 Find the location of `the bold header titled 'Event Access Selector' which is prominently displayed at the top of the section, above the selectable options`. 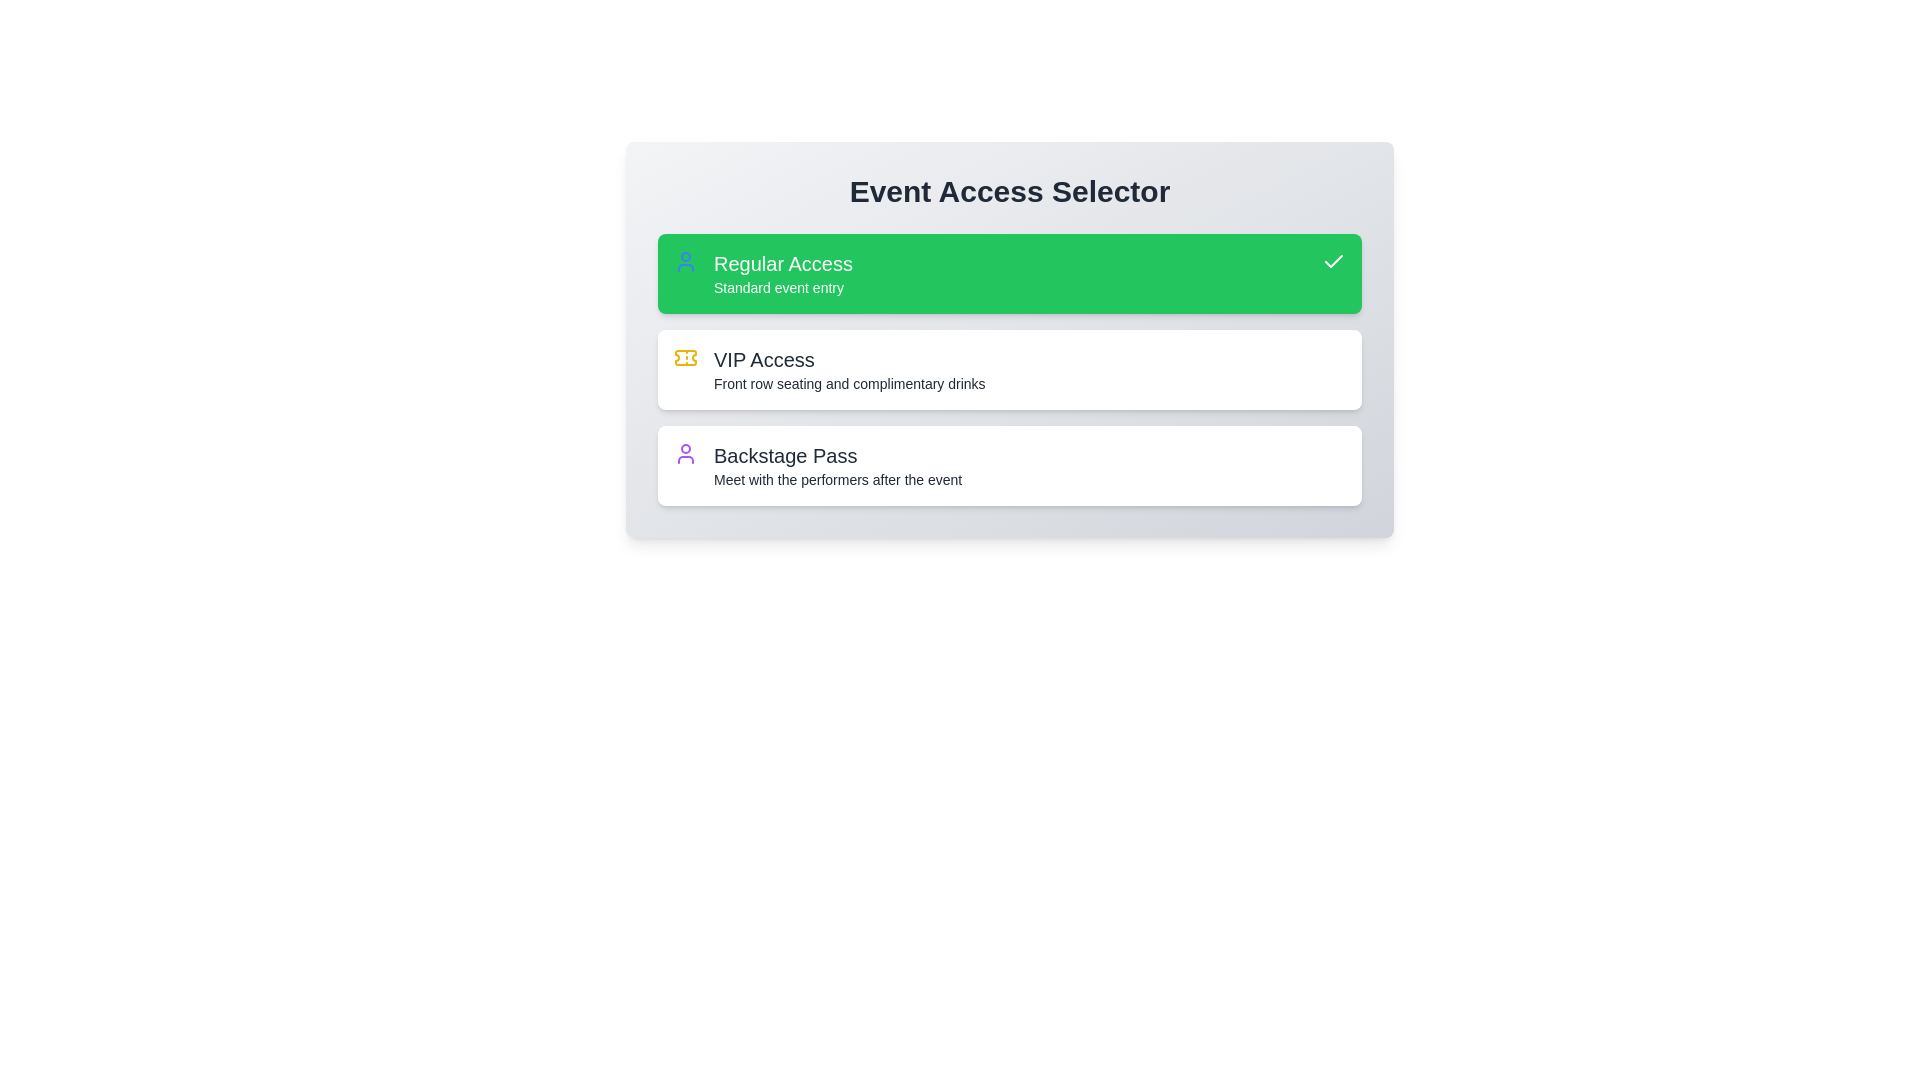

the bold header titled 'Event Access Selector' which is prominently displayed at the top of the section, above the selectable options is located at coordinates (1009, 192).